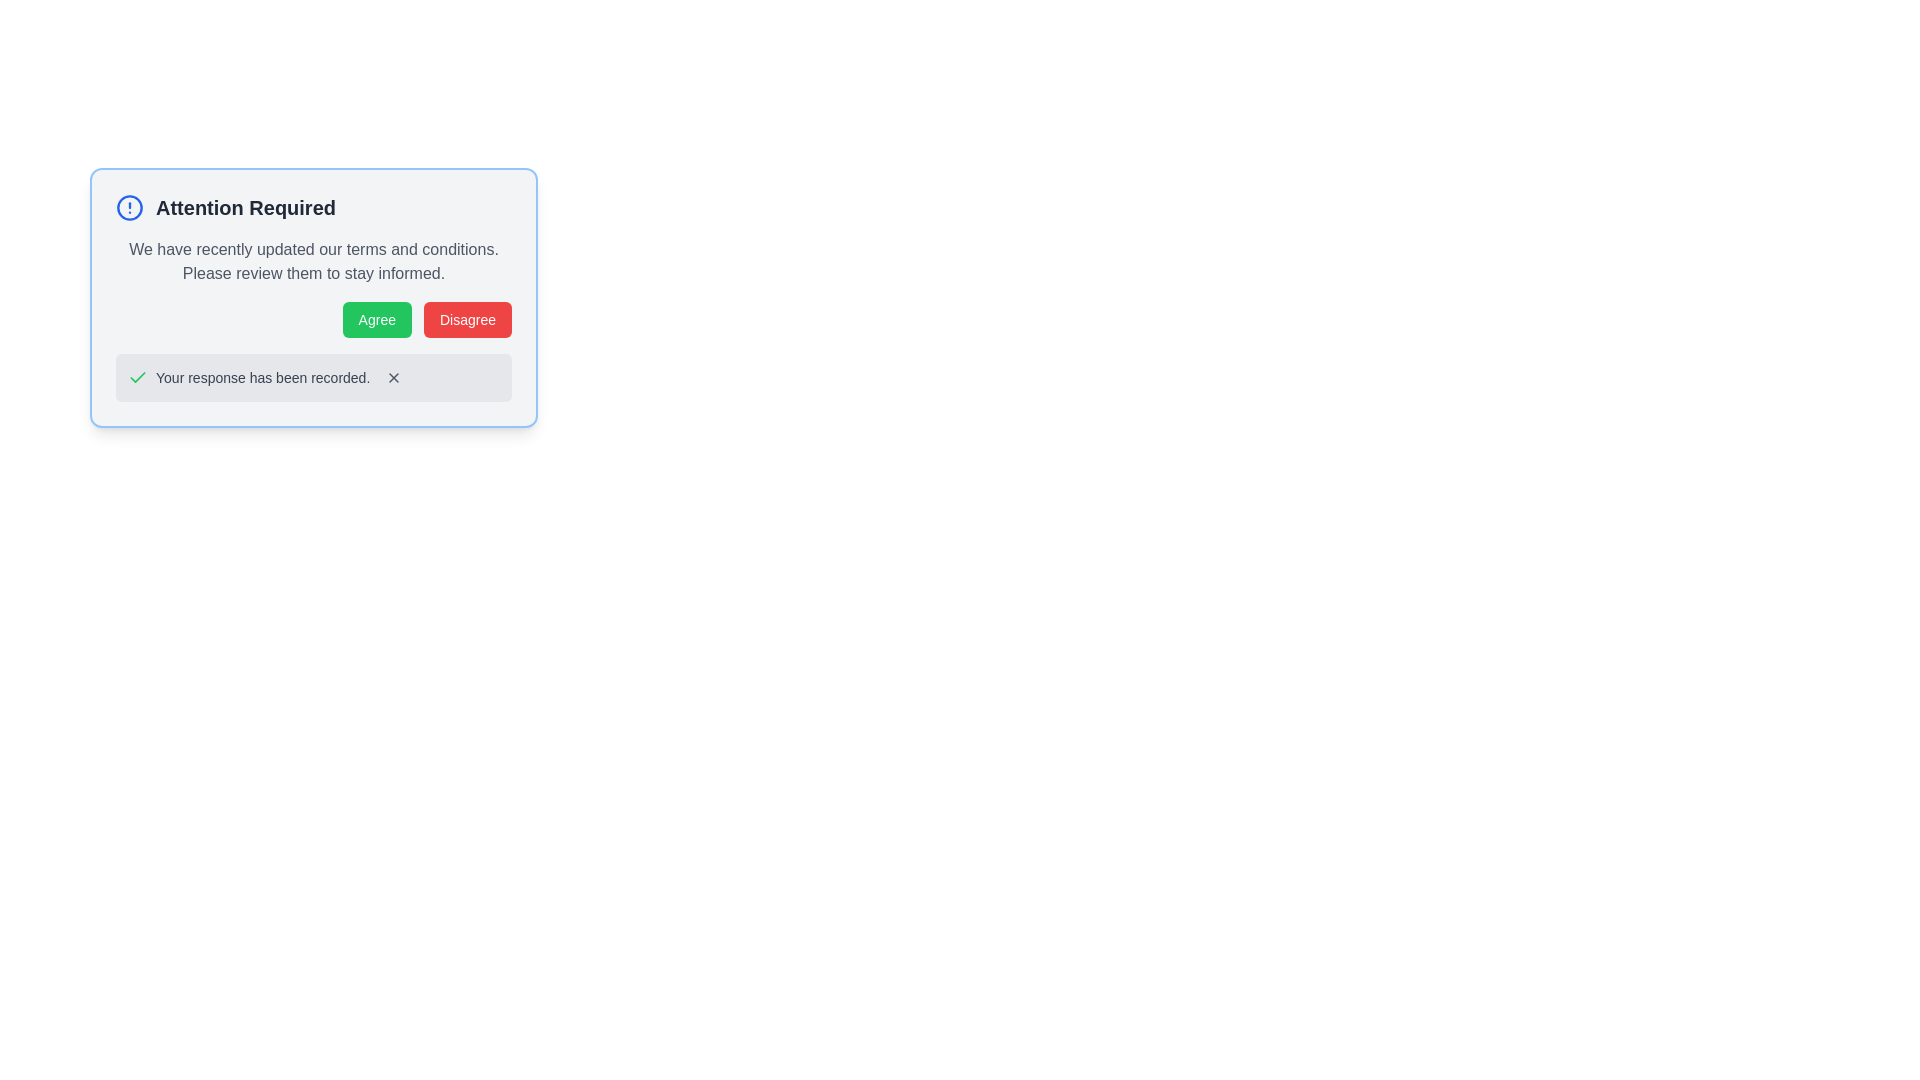 This screenshot has height=1080, width=1920. Describe the element at coordinates (394, 378) in the screenshot. I see `the gray-bordered 'X' close button located at the right end of the notification box labeled 'Your response has been recorded'` at that location.